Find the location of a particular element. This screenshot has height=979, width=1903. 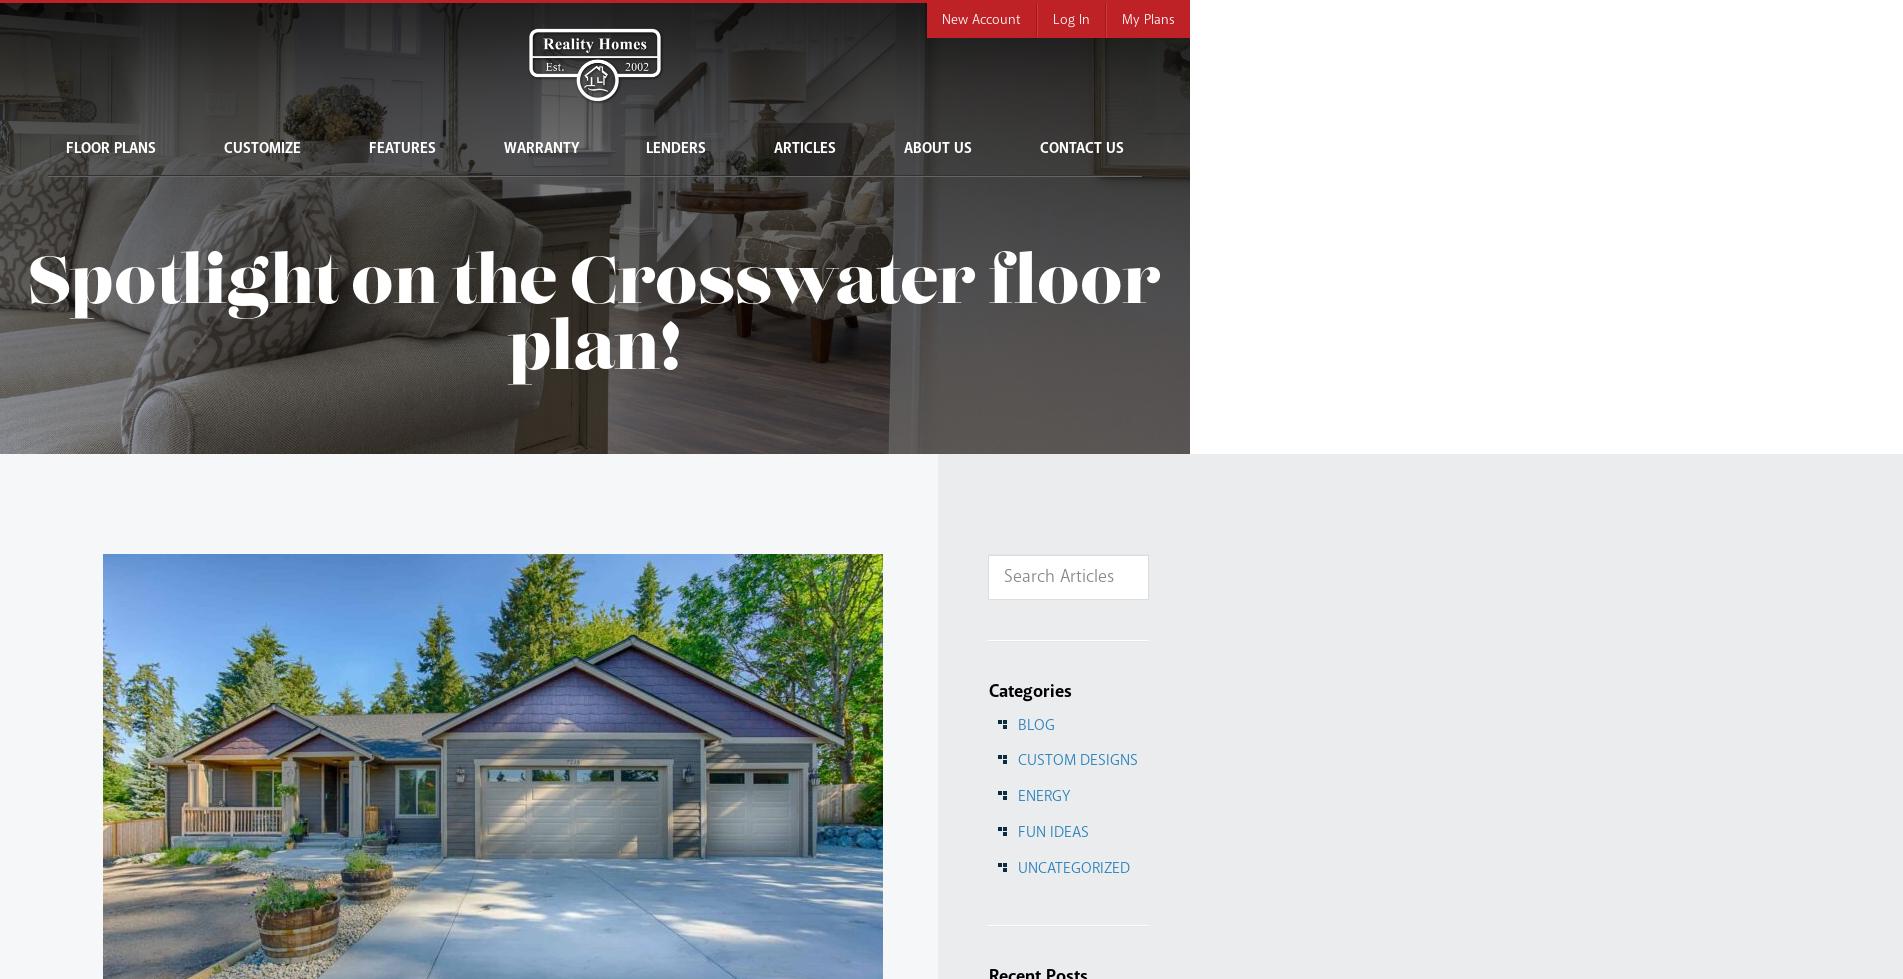

'Warranty' is located at coordinates (540, 149).